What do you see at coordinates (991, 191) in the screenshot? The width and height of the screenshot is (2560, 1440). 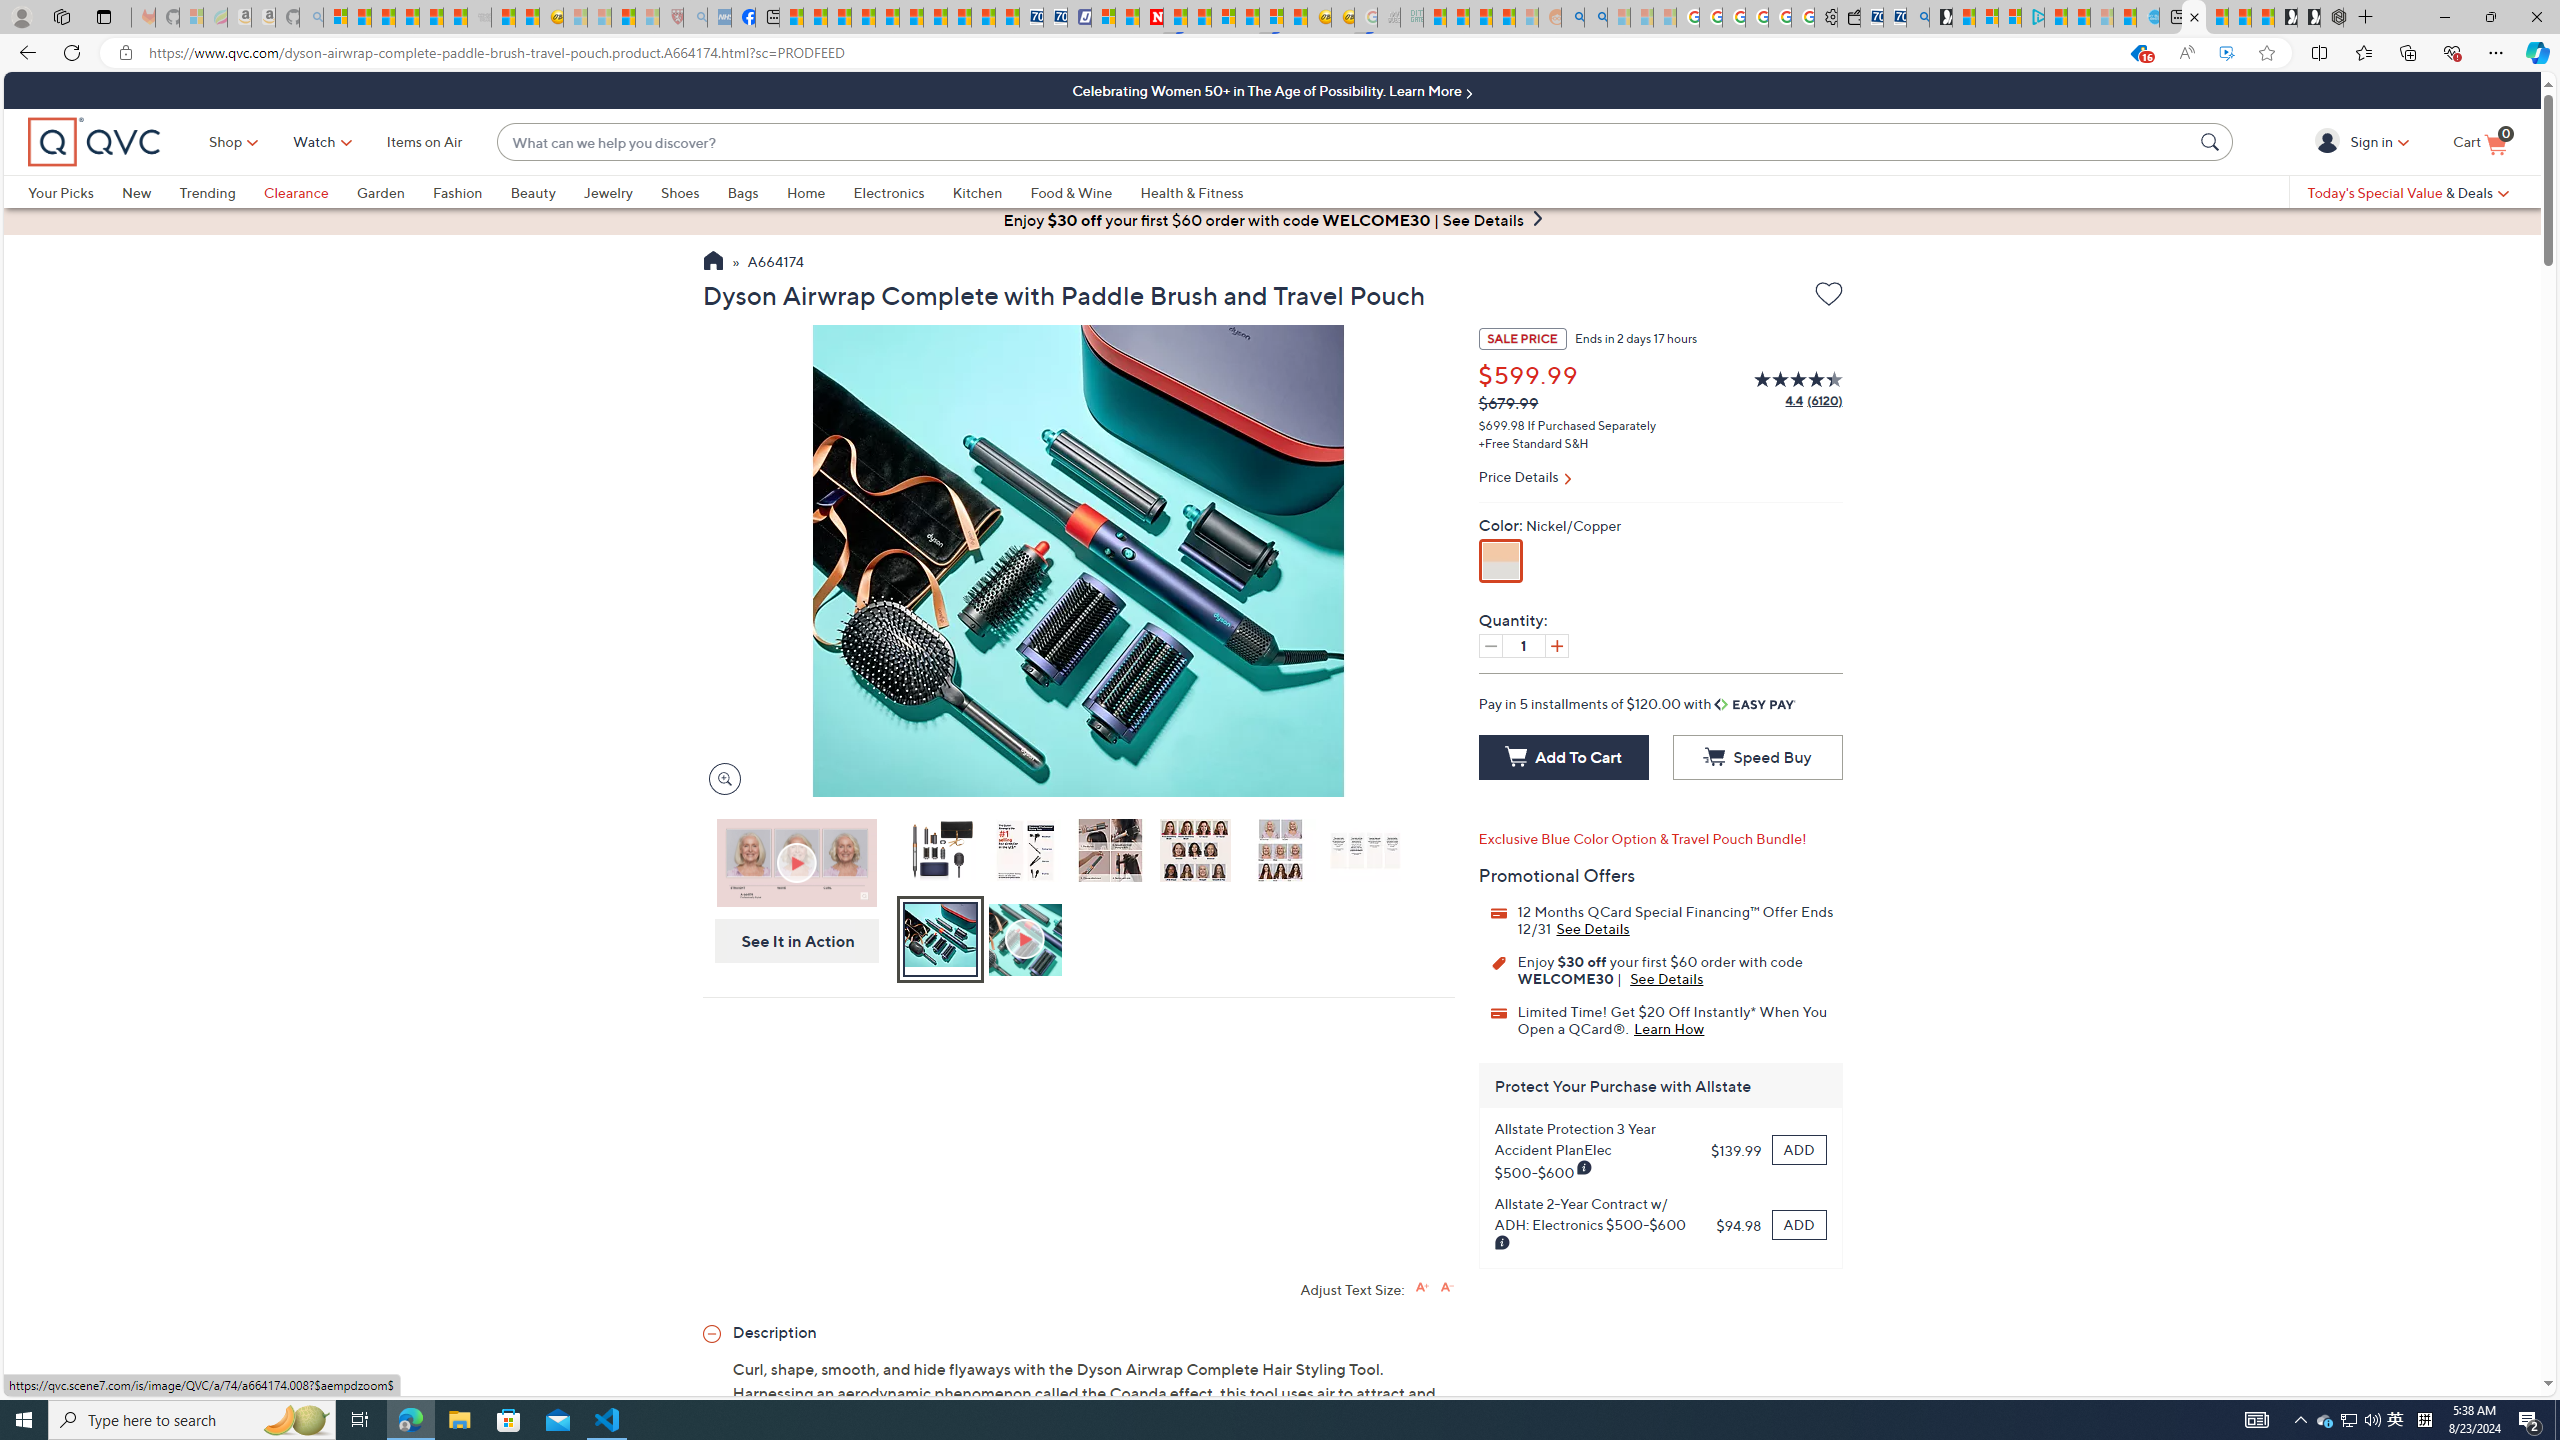 I see `'Kitchen'` at bounding box center [991, 191].